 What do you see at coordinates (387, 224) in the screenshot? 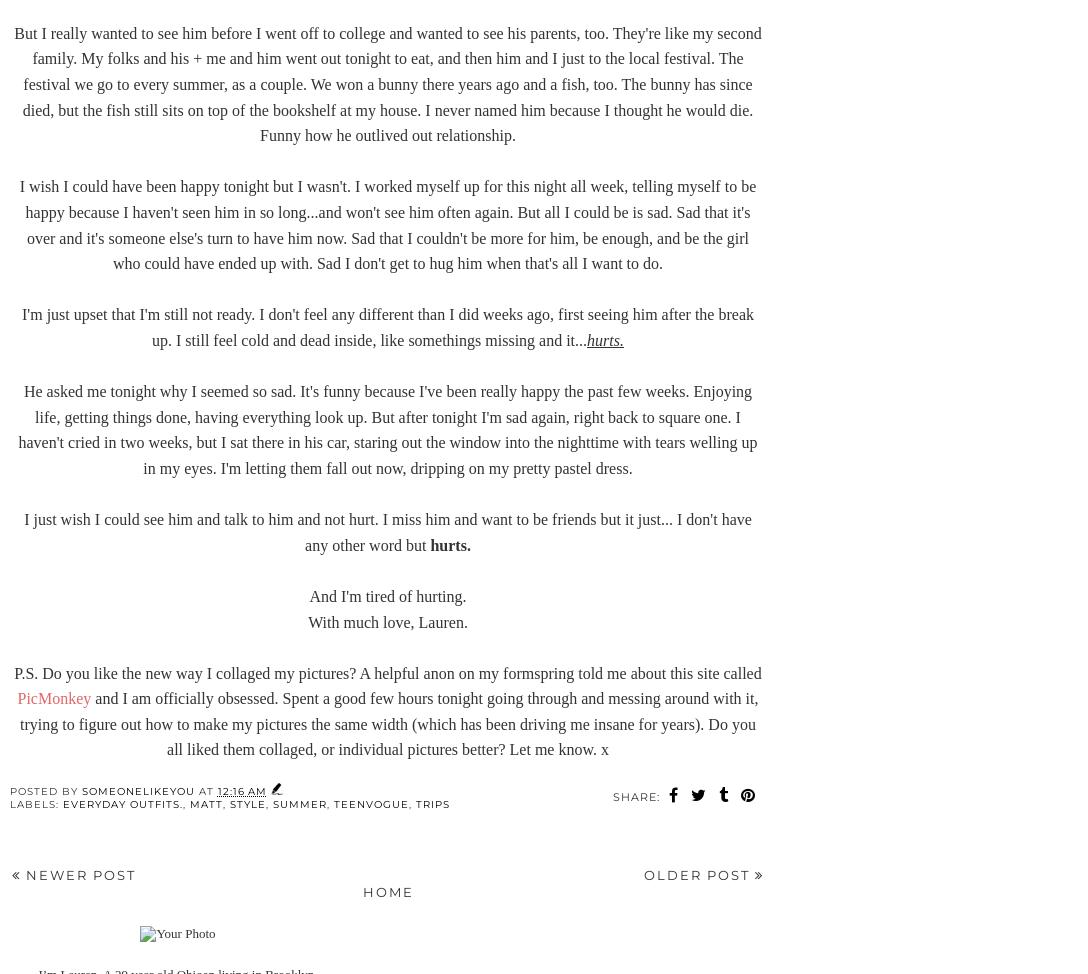
I see `'I wish I could have been happy tonight but I wasn't. I worked myself up for this night all week, telling myself to be happy because I haven't seen him in so long...and won't see him often again. But all I could be is sad. Sad that it's over and it's someone else's turn to have him now. Sad that I couldn't be more for him, be enough, and be the girl who could have ended up with. Sad I don't get to hug him when that's all I want to do.'` at bounding box center [387, 224].